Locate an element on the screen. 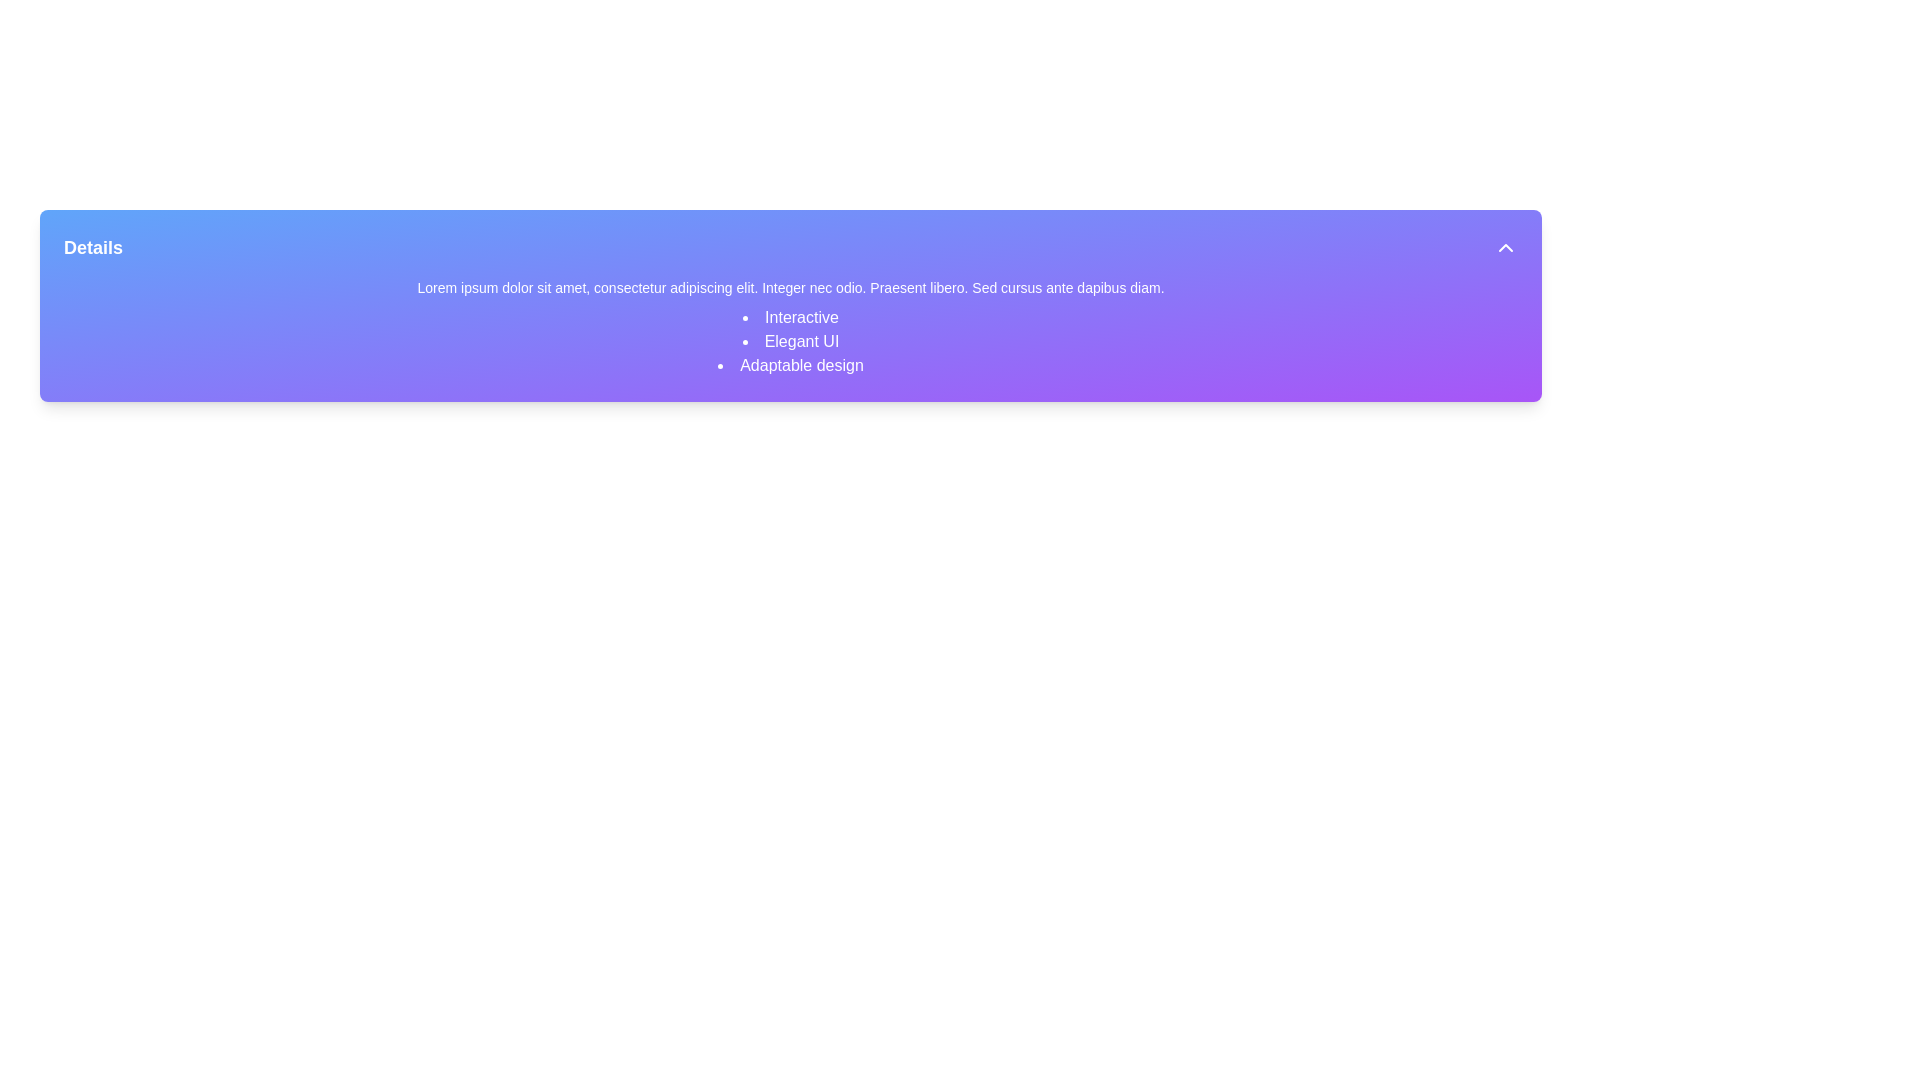  text of the second list item, which is styled in white and displays 'Elegant UI' against a colorful gradient background is located at coordinates (790, 341).